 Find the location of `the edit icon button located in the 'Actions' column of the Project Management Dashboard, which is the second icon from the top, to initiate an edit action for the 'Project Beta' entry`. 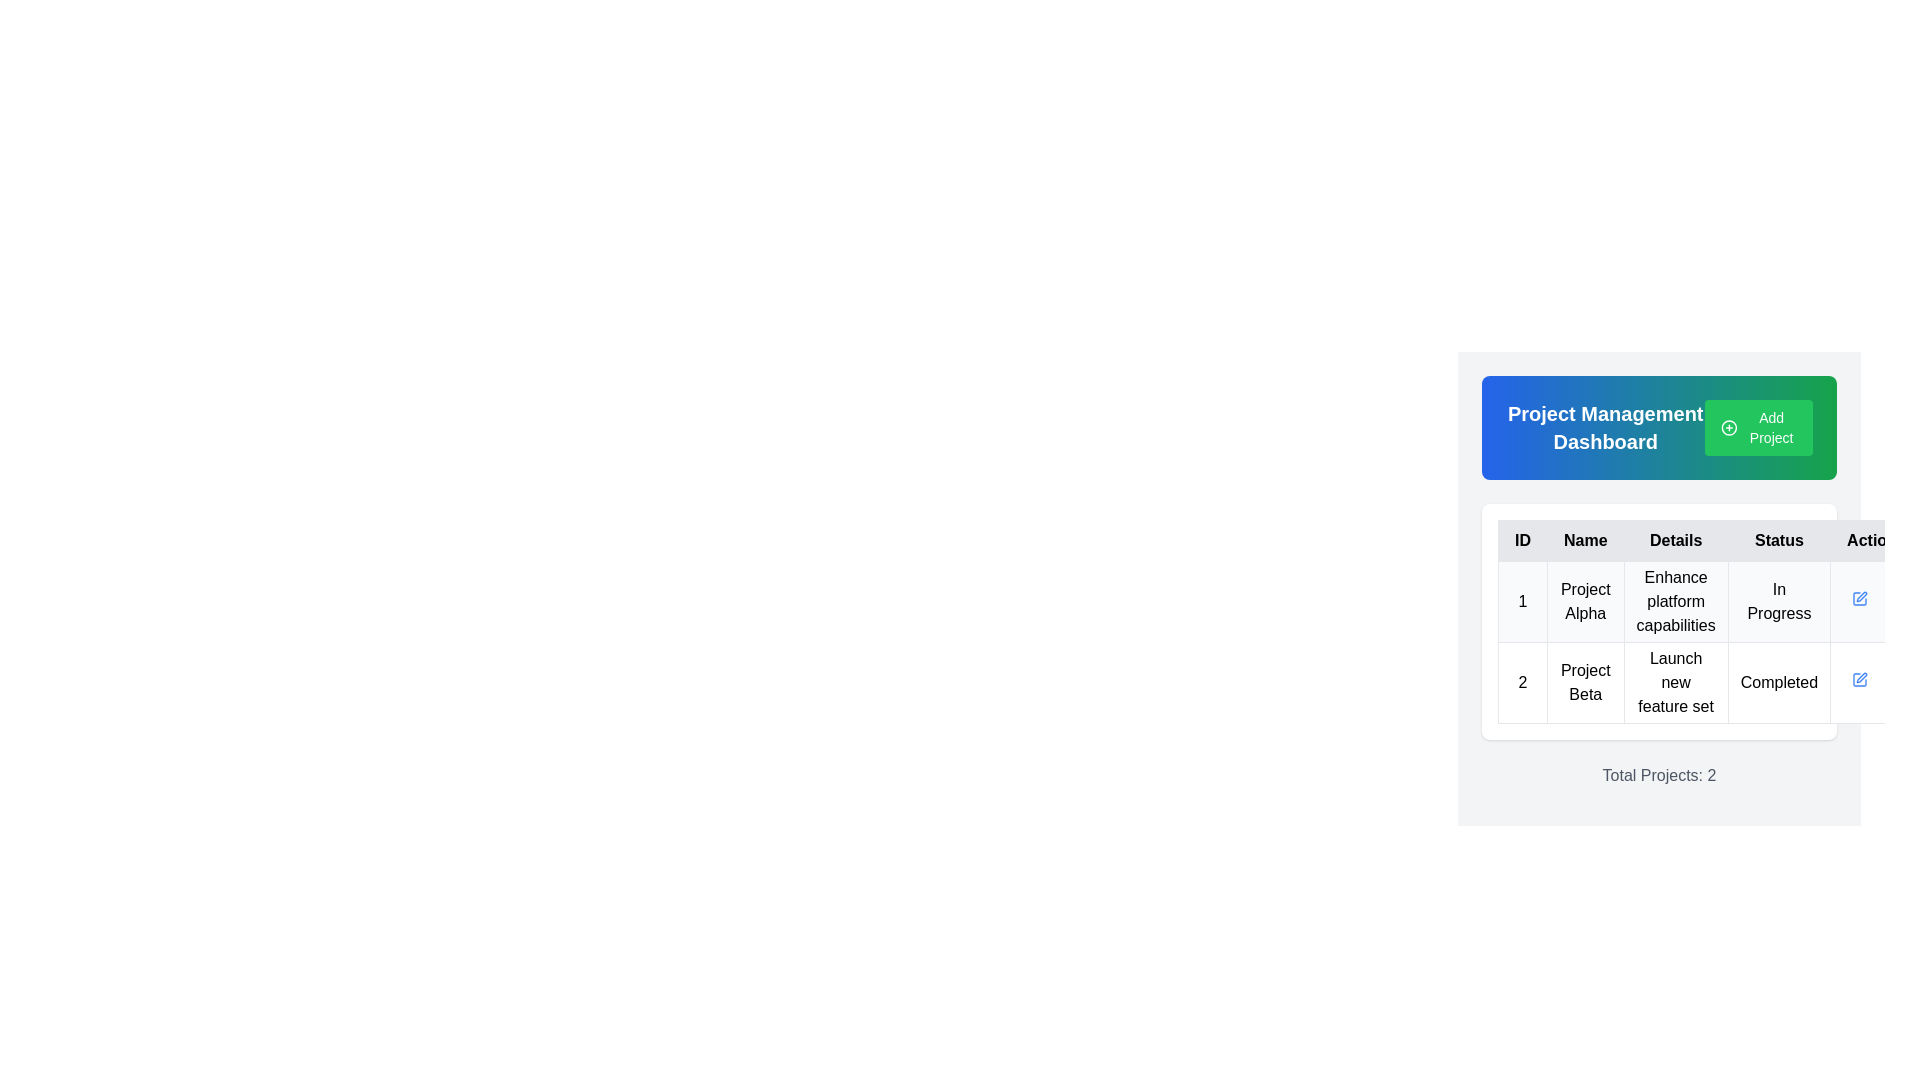

the edit icon button located in the 'Actions' column of the Project Management Dashboard, which is the second icon from the top, to initiate an edit action for the 'Project Beta' entry is located at coordinates (1861, 596).